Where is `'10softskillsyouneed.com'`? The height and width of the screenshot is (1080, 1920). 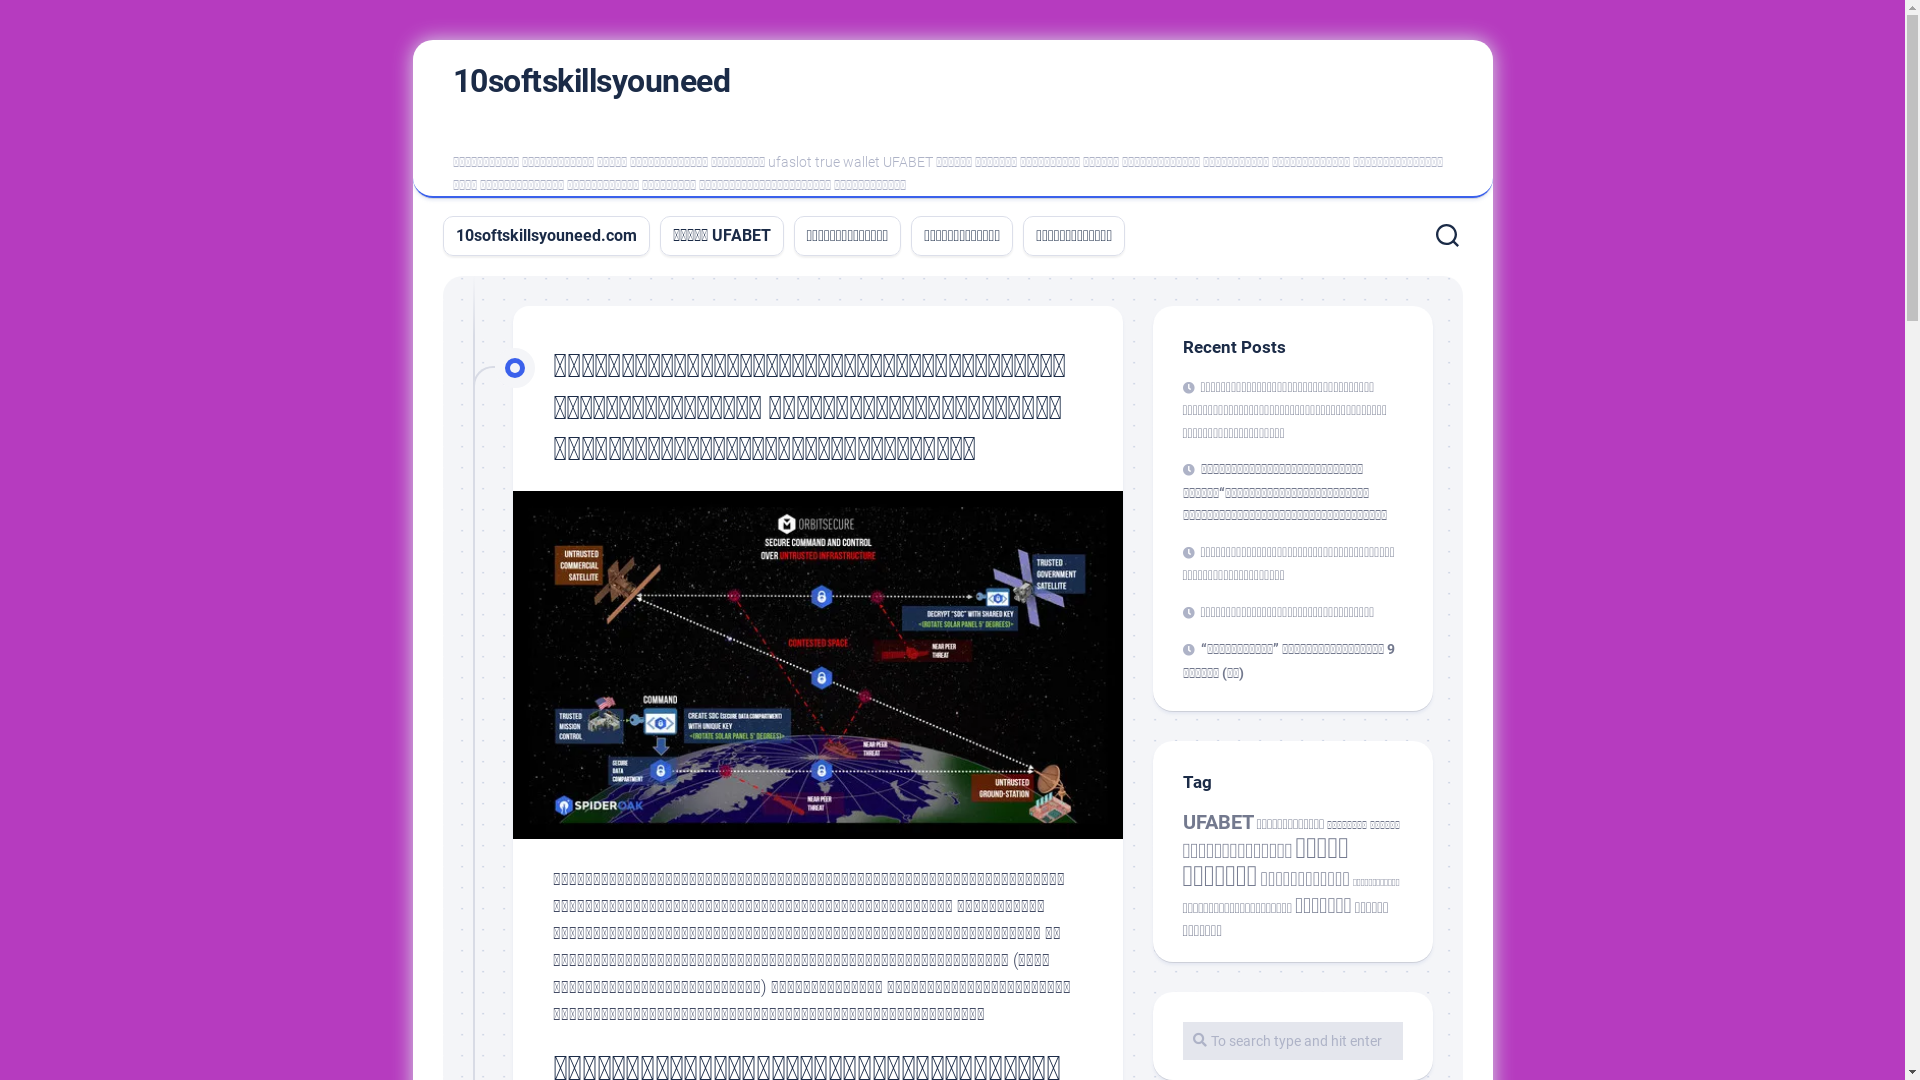
'10softskillsyouneed.com' is located at coordinates (546, 234).